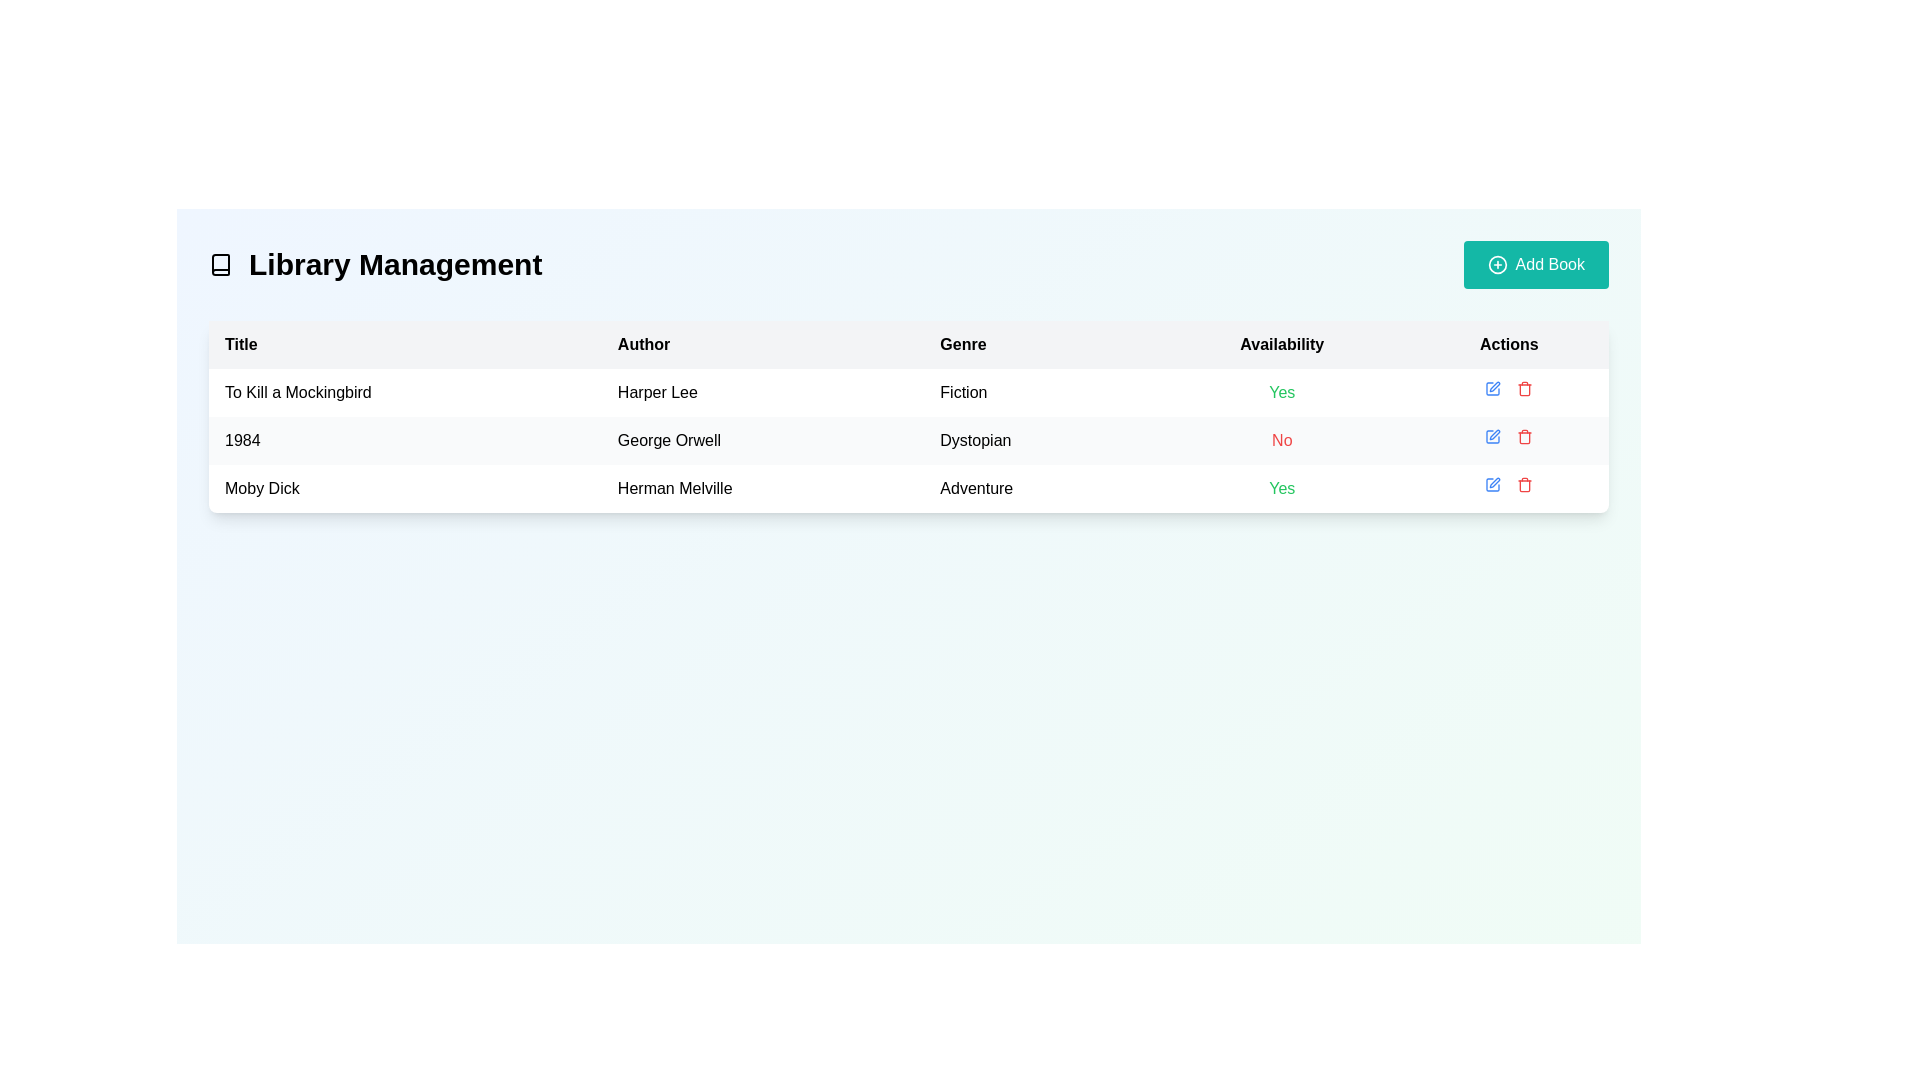 This screenshot has height=1080, width=1920. I want to click on the third row of the table in the Library Management page, so click(907, 489).